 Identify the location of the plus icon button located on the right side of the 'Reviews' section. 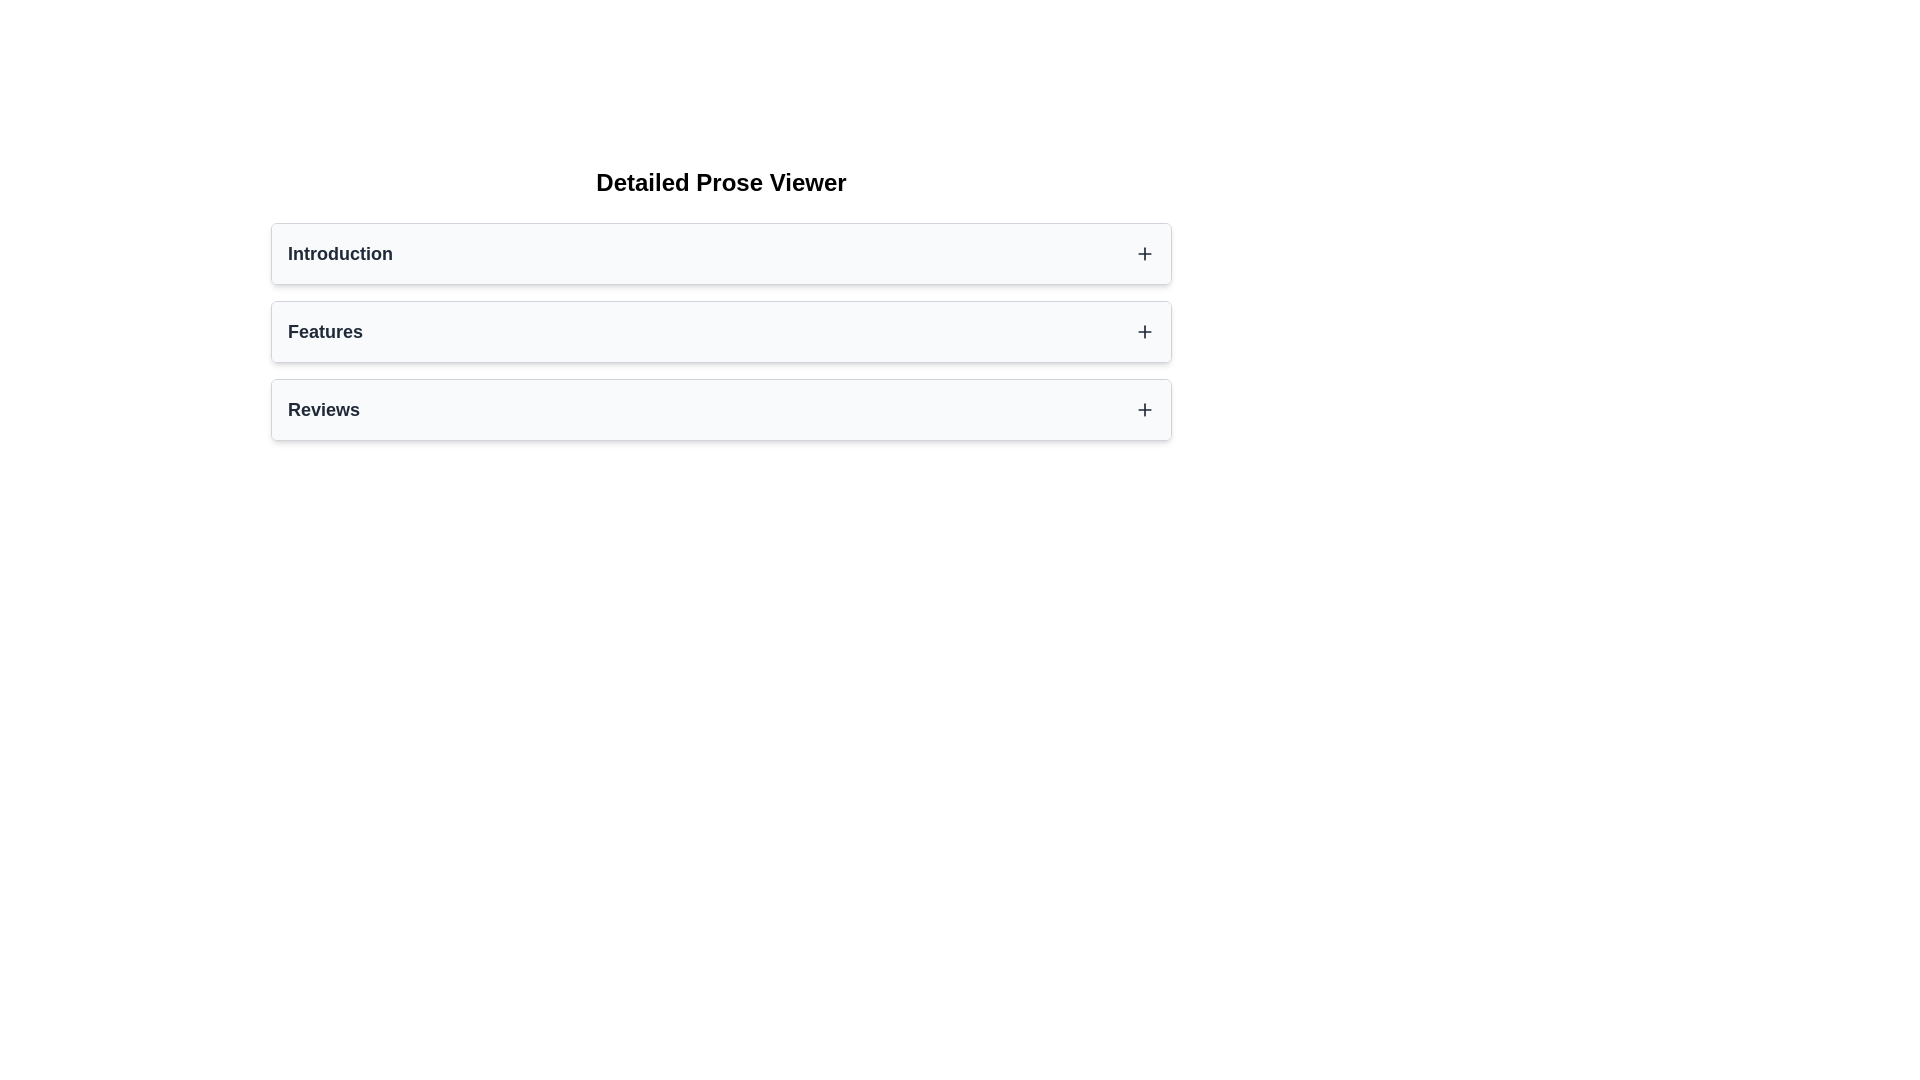
(1145, 408).